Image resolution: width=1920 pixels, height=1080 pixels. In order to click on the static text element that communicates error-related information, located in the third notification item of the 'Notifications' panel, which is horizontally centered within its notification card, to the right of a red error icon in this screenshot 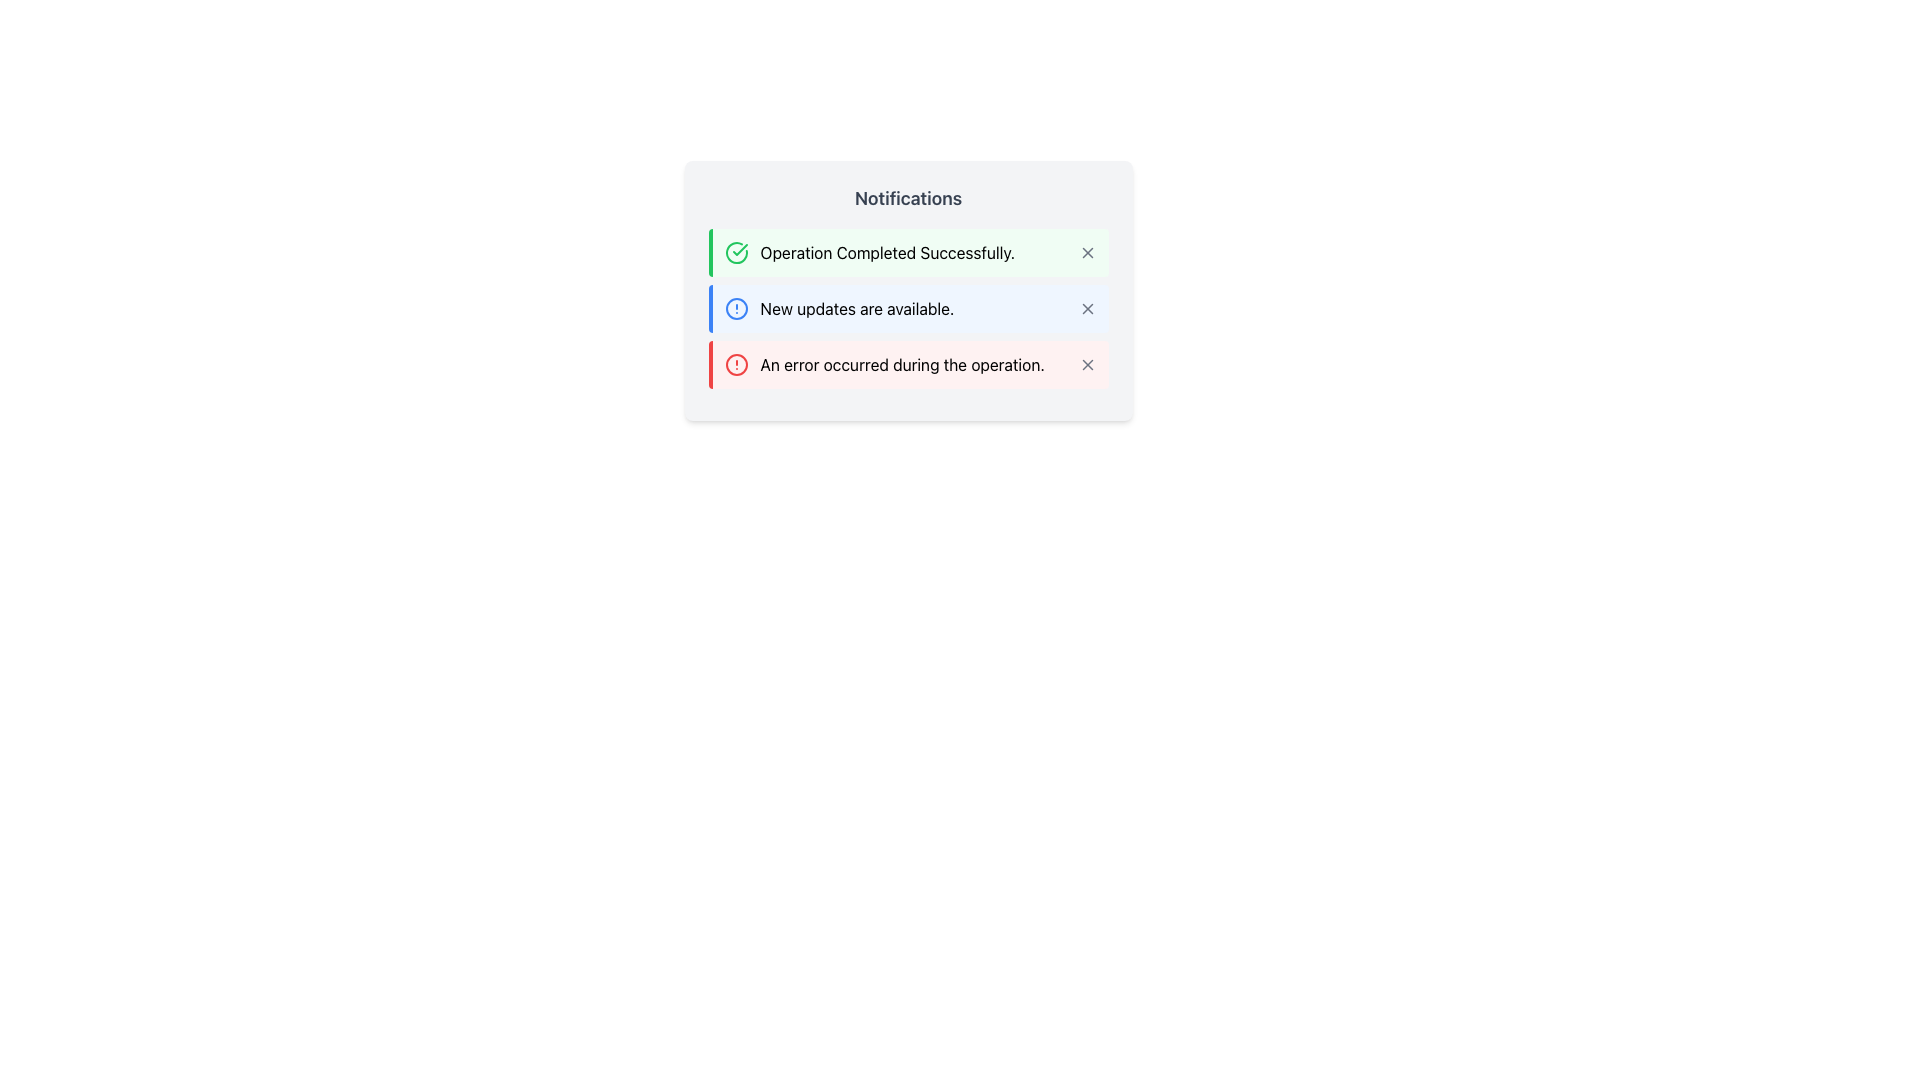, I will do `click(901, 365)`.